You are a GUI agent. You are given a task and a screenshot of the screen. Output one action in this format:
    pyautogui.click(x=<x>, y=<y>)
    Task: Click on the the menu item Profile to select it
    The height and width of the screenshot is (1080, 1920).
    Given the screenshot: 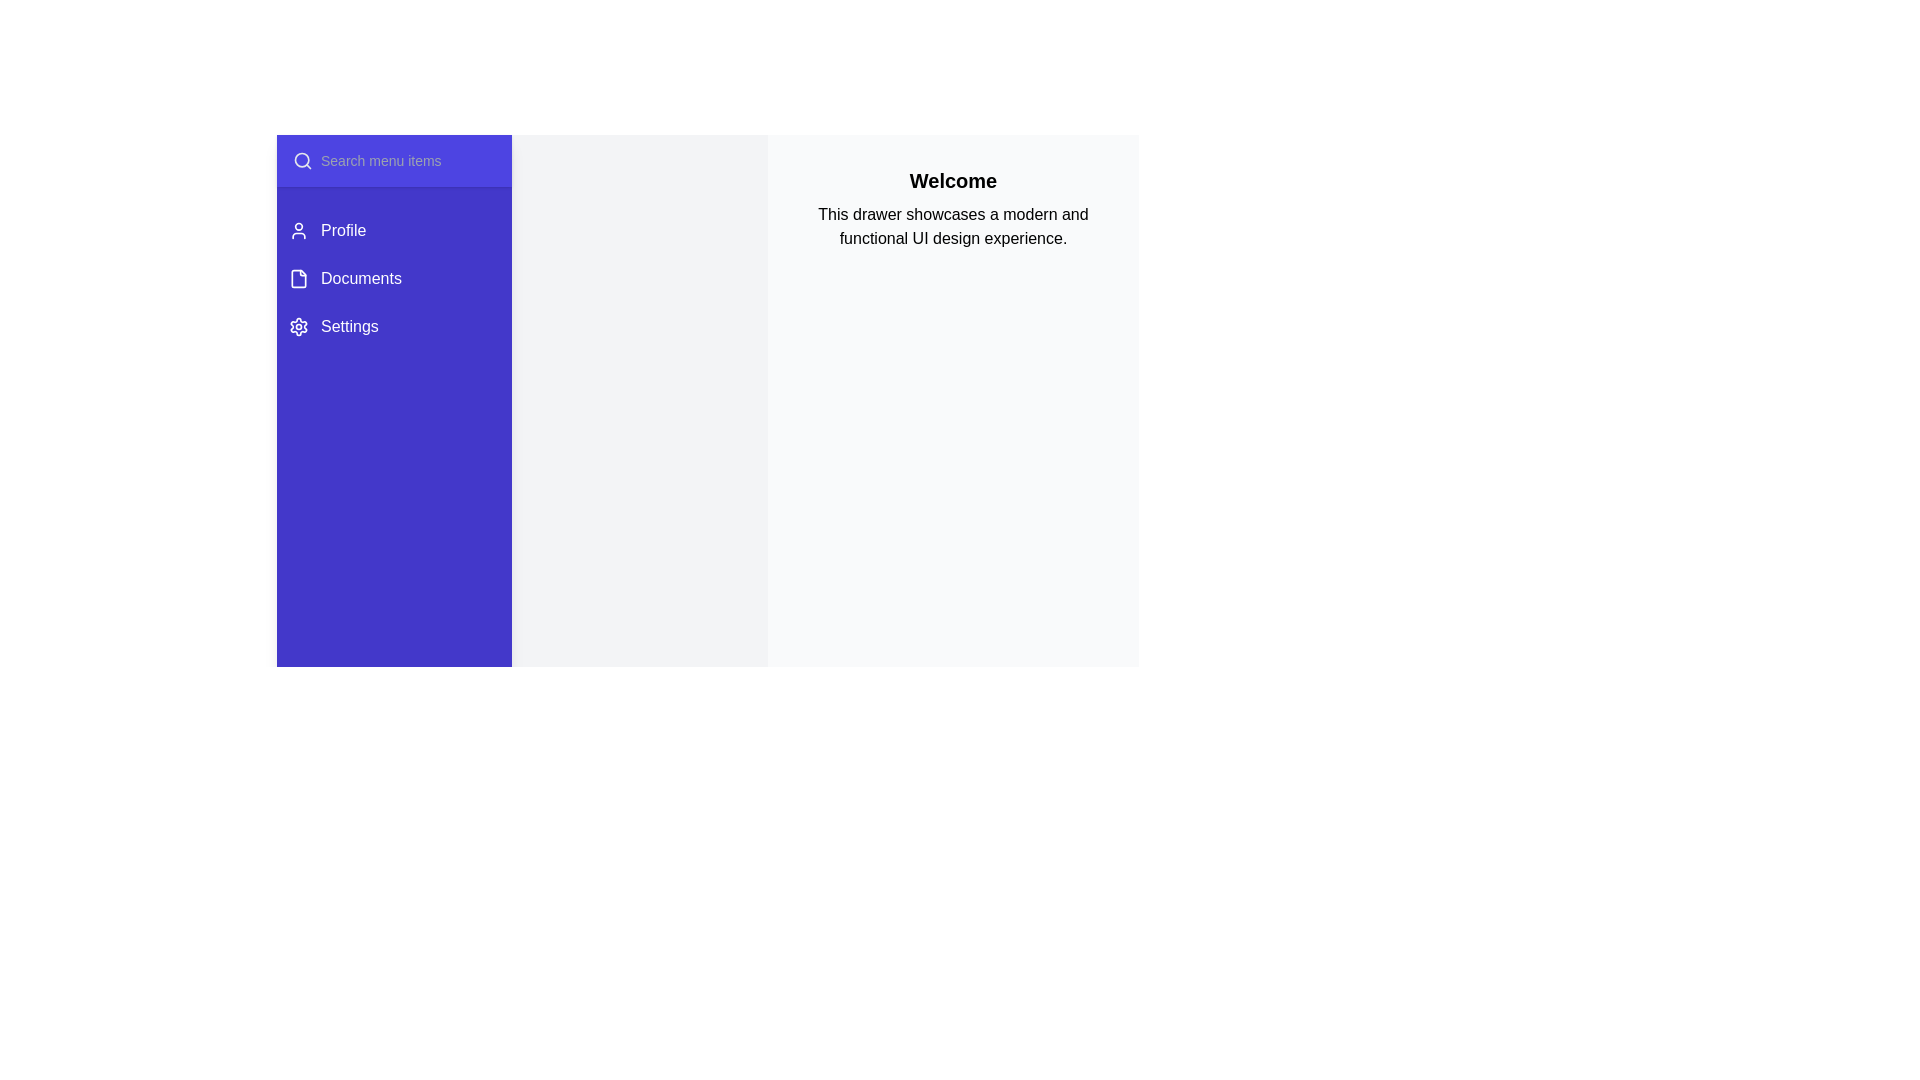 What is the action you would take?
    pyautogui.click(x=394, y=230)
    